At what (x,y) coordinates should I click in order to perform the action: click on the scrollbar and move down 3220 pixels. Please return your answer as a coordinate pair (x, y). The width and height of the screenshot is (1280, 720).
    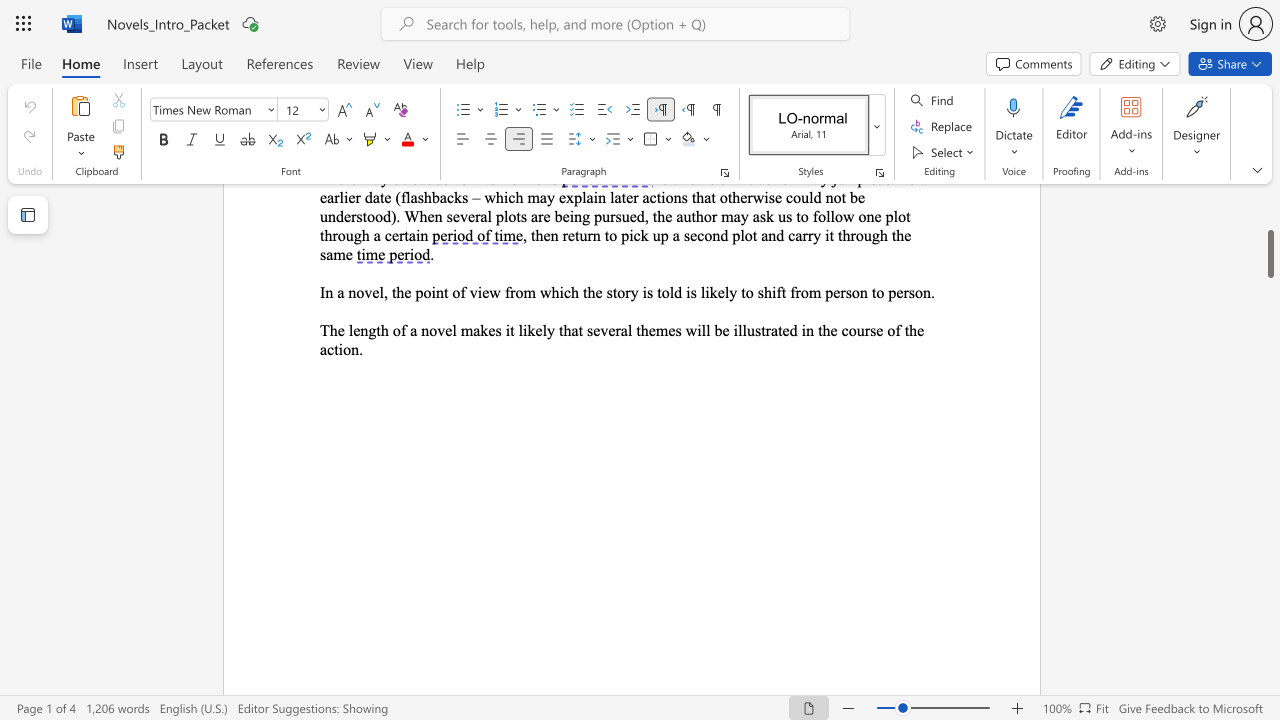
    Looking at the image, I should click on (1269, 253).